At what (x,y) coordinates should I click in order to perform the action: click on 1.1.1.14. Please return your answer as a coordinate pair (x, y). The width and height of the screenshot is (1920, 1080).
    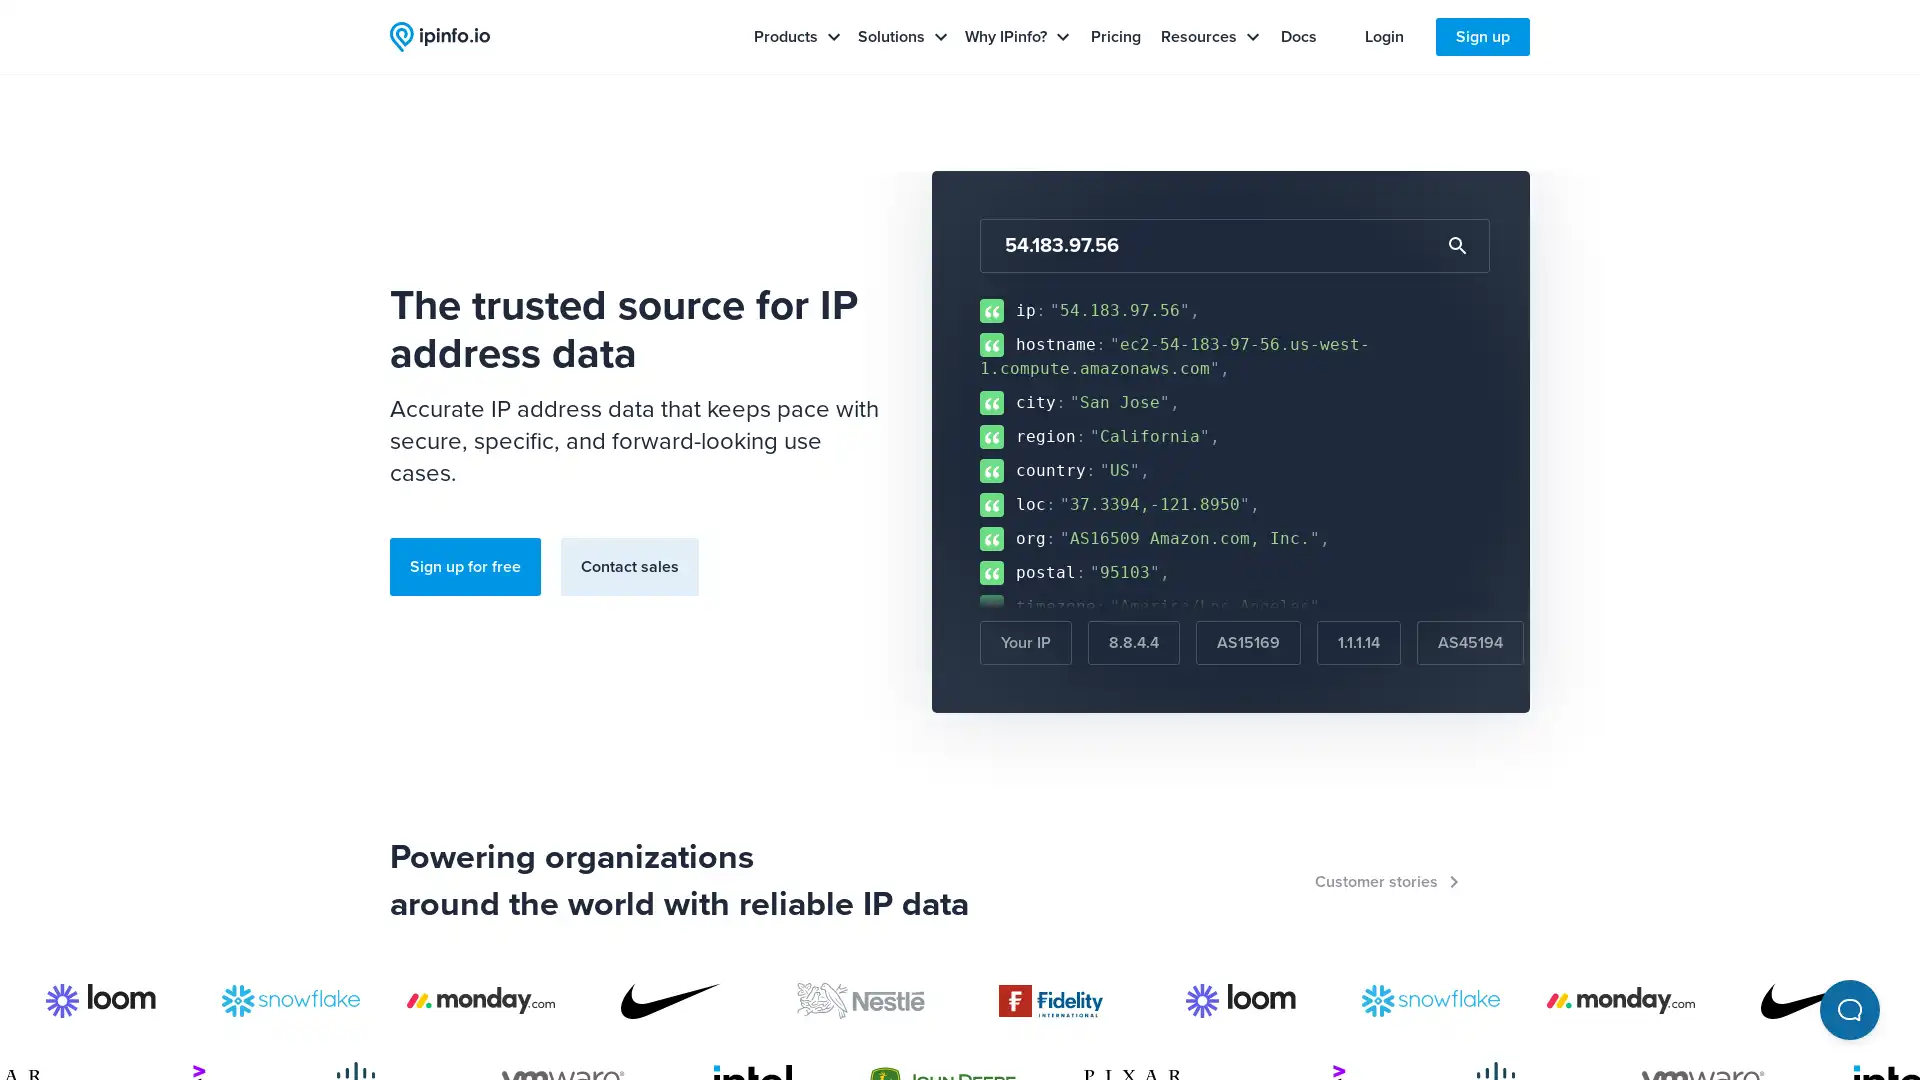
    Looking at the image, I should click on (1358, 643).